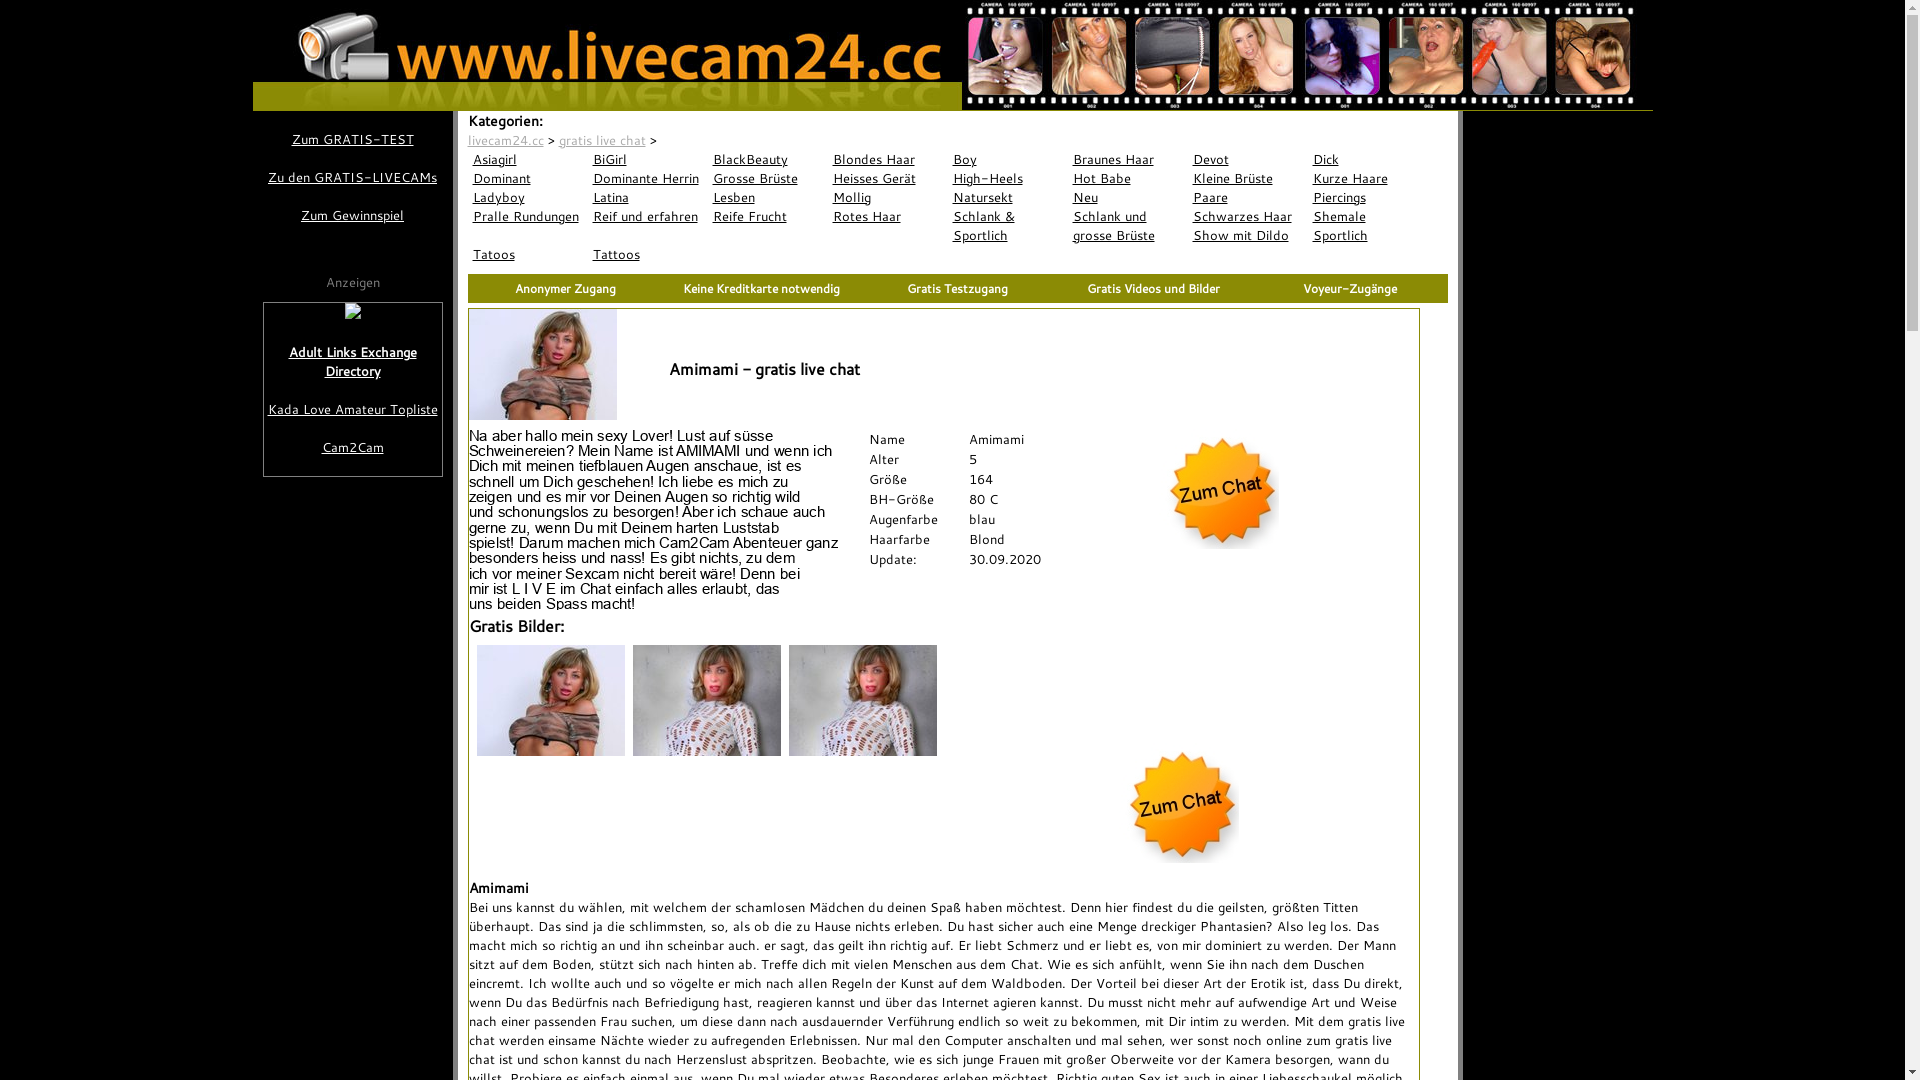 This screenshot has width=1920, height=1080. I want to click on 'Dick', so click(1367, 158).